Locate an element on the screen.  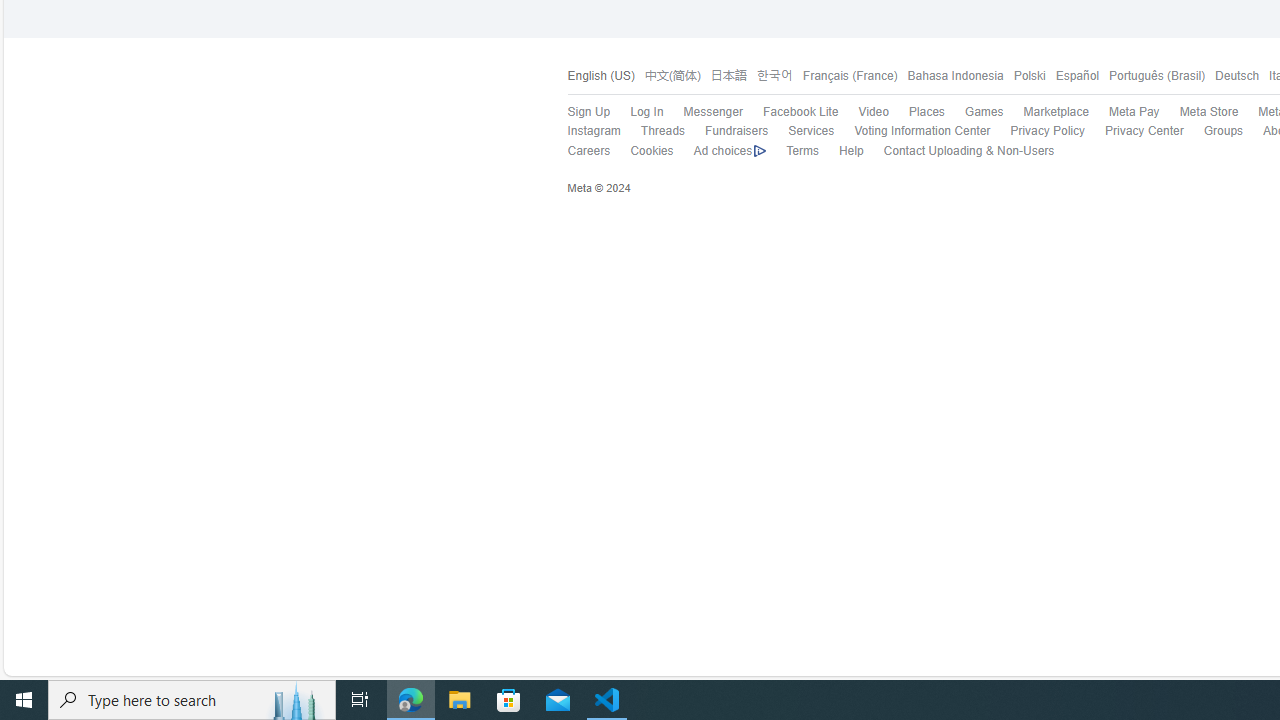
'Contact Uploading & Non-Users' is located at coordinates (968, 149).